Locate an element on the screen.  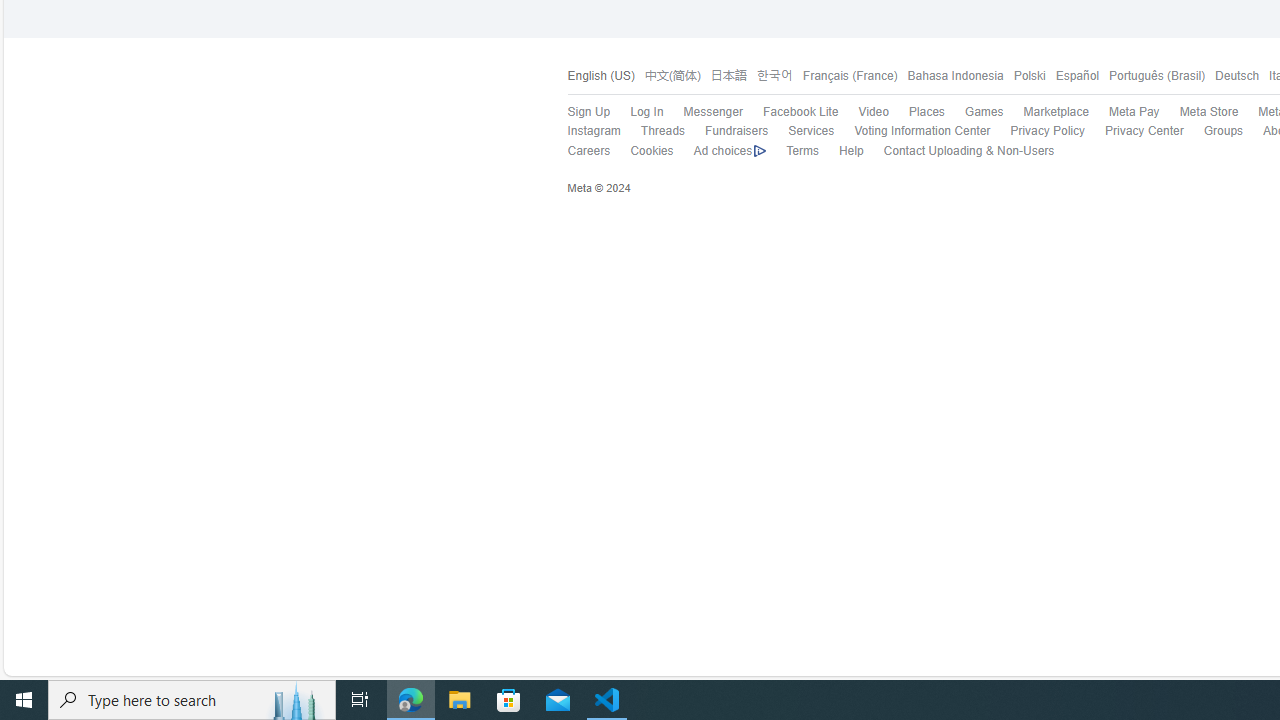
'Contact Uploading & Non-Users' is located at coordinates (968, 149).